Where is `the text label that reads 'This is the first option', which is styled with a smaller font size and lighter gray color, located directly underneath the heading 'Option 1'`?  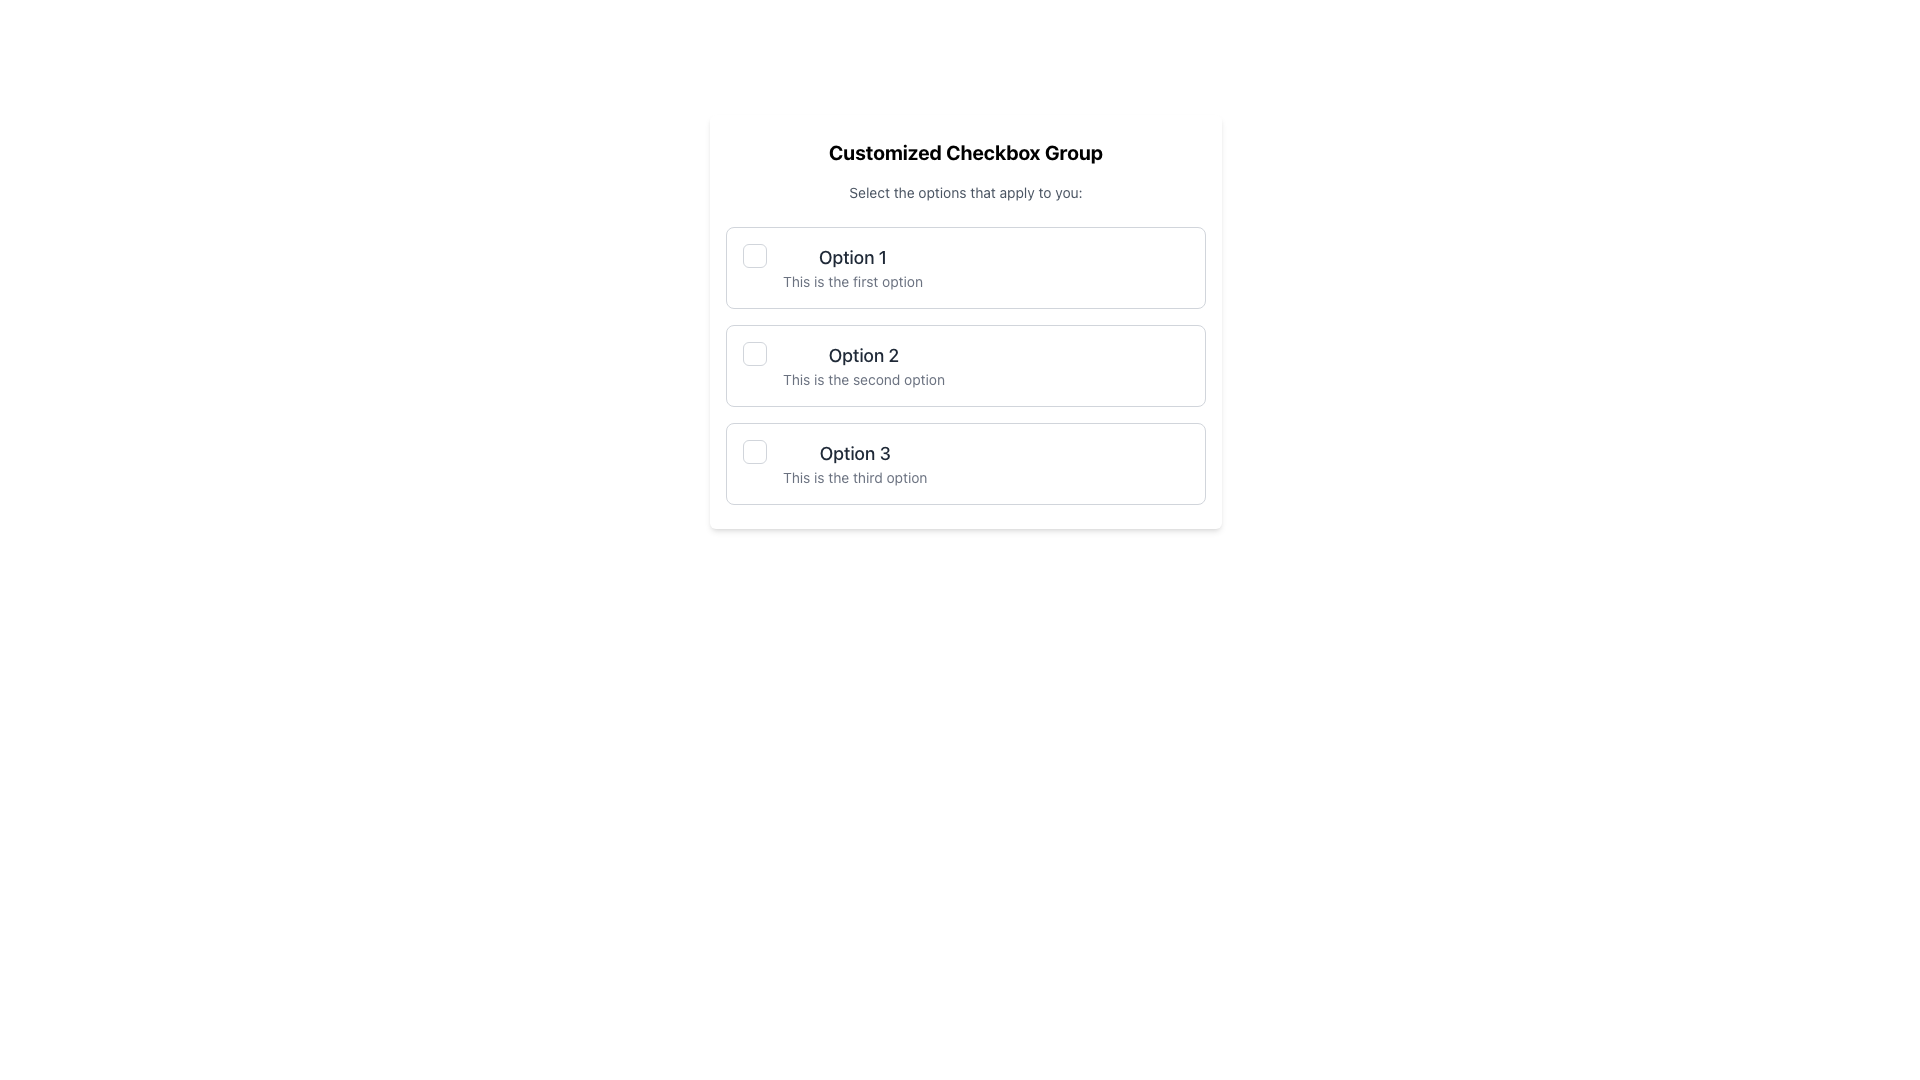 the text label that reads 'This is the first option', which is styled with a smaller font size and lighter gray color, located directly underneath the heading 'Option 1' is located at coordinates (853, 281).